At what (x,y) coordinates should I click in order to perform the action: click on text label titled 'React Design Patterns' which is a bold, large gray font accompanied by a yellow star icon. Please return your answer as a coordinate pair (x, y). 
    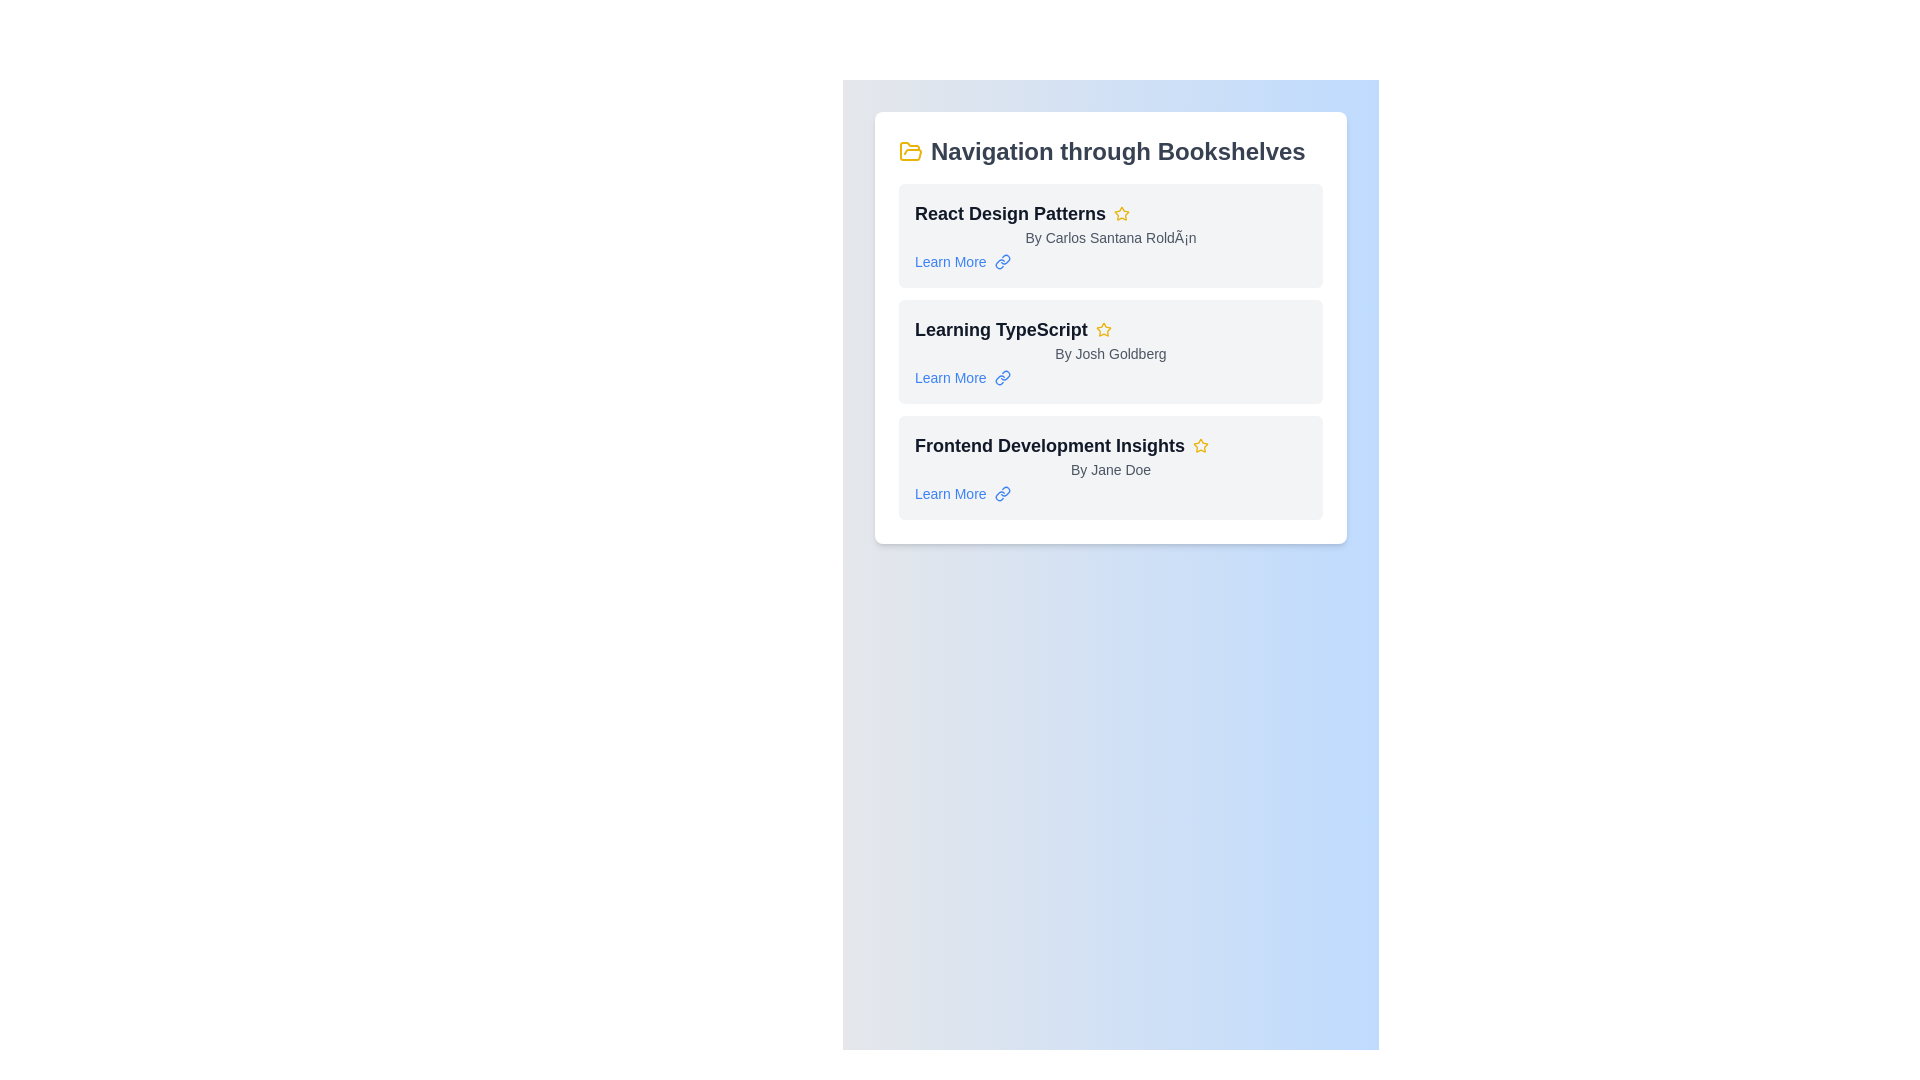
    Looking at the image, I should click on (1109, 213).